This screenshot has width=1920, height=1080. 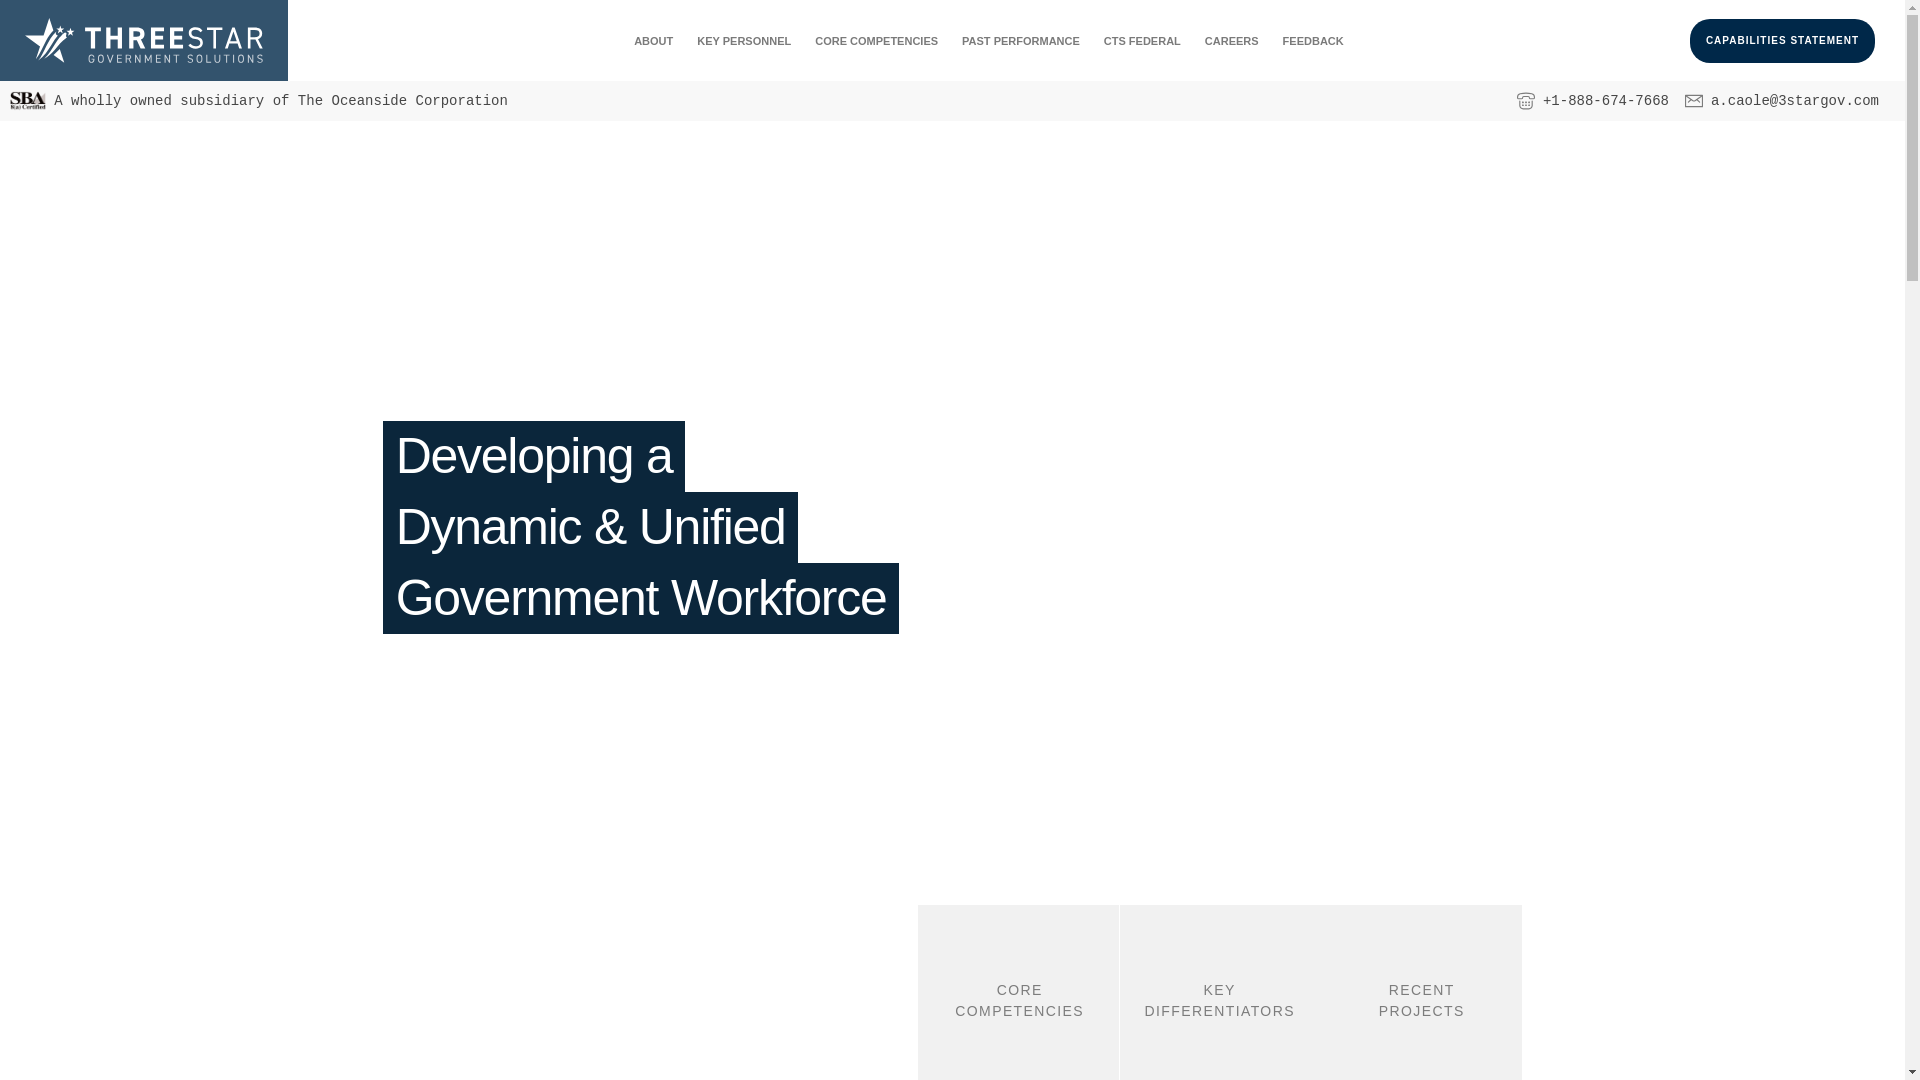 I want to click on 'ABOUT', so click(x=653, y=41).